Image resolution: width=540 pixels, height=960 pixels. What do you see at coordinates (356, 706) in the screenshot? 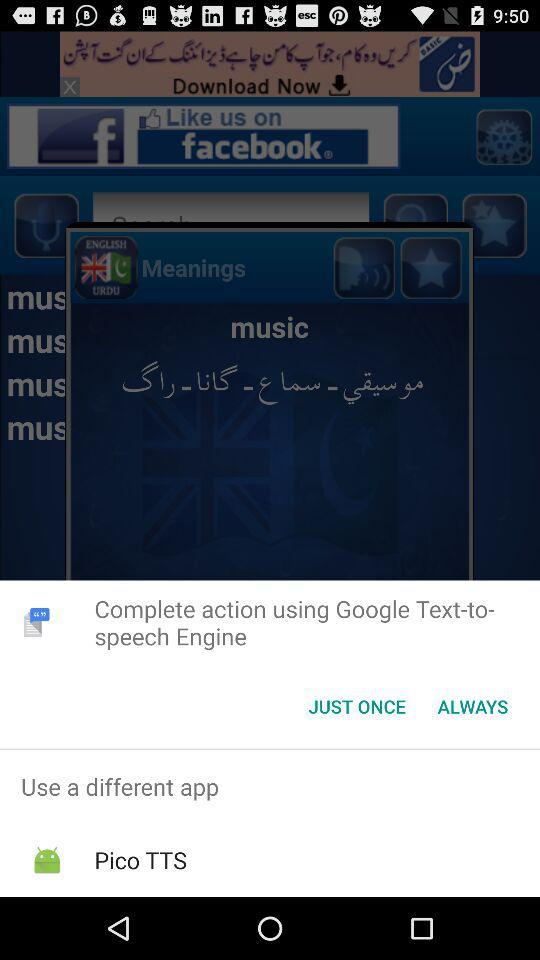
I see `just once item` at bounding box center [356, 706].